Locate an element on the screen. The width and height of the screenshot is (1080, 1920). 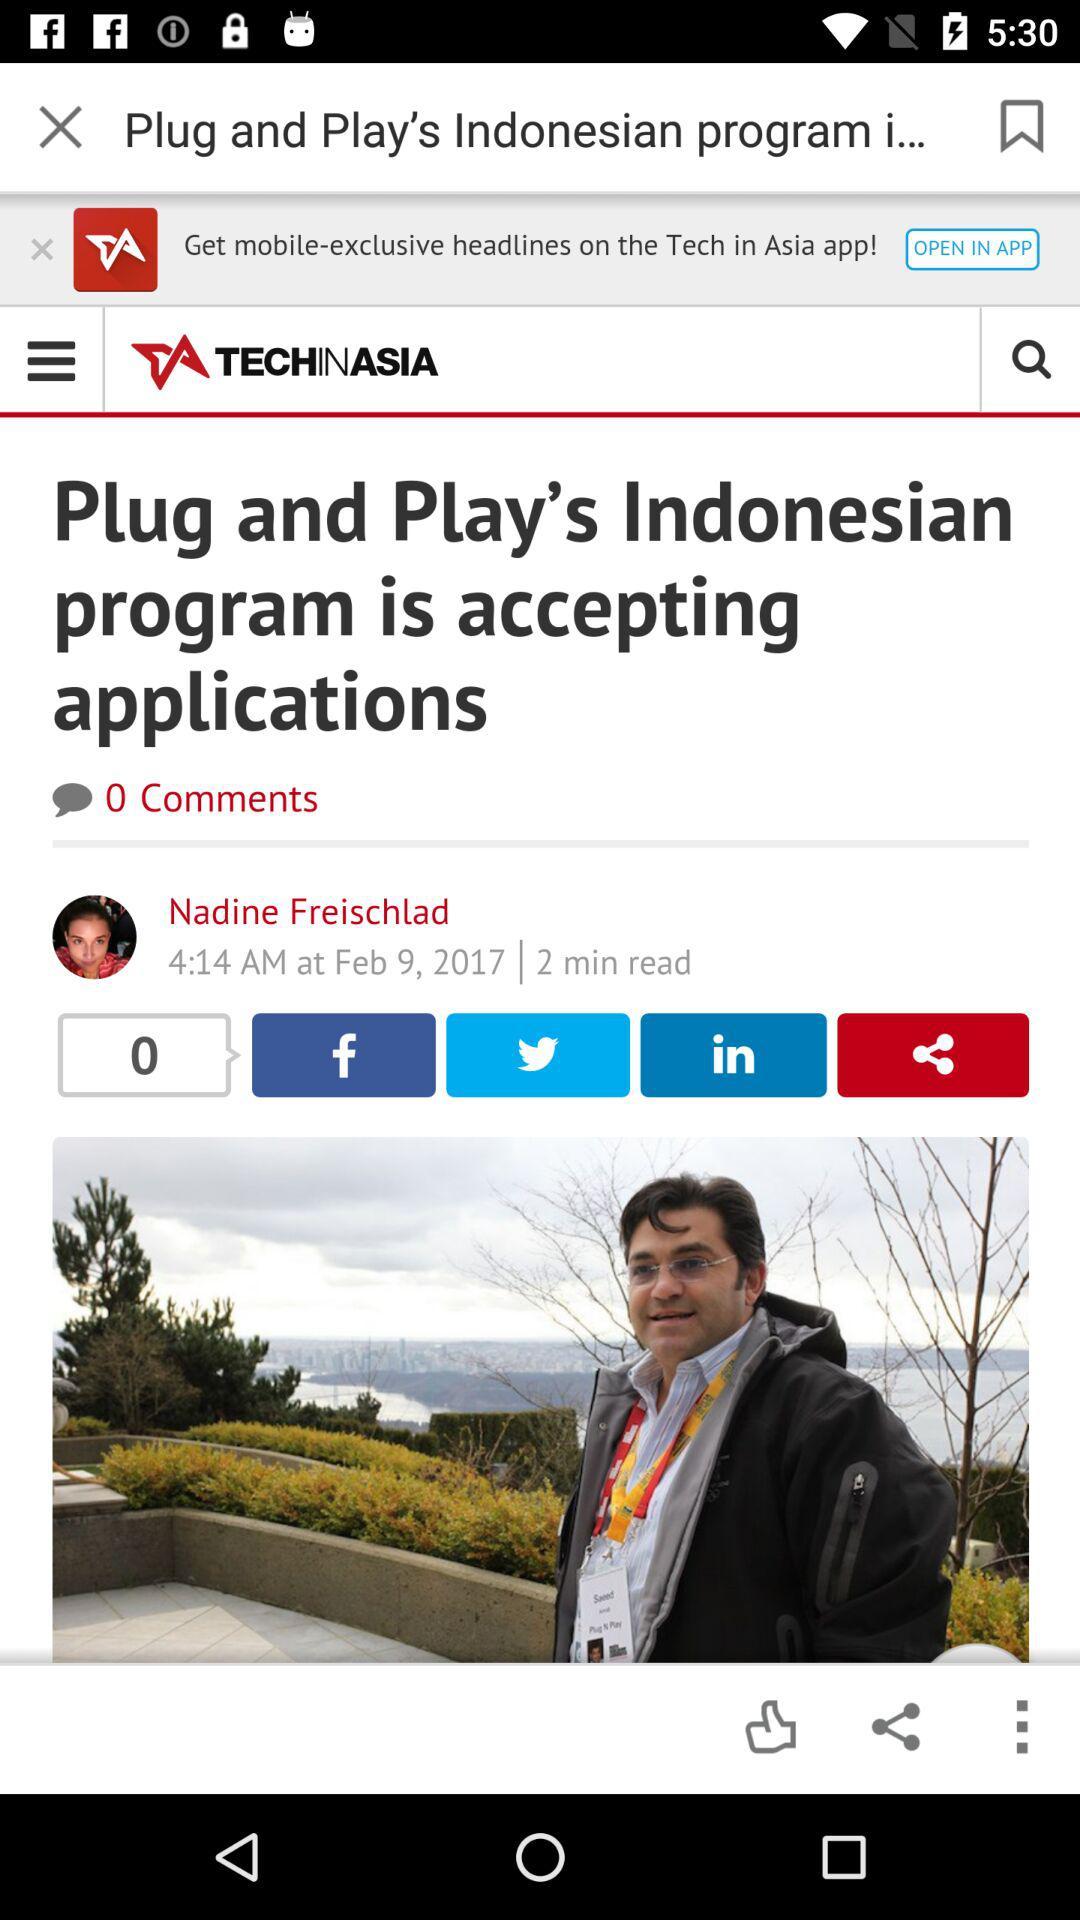
the more icon is located at coordinates (1018, 1727).